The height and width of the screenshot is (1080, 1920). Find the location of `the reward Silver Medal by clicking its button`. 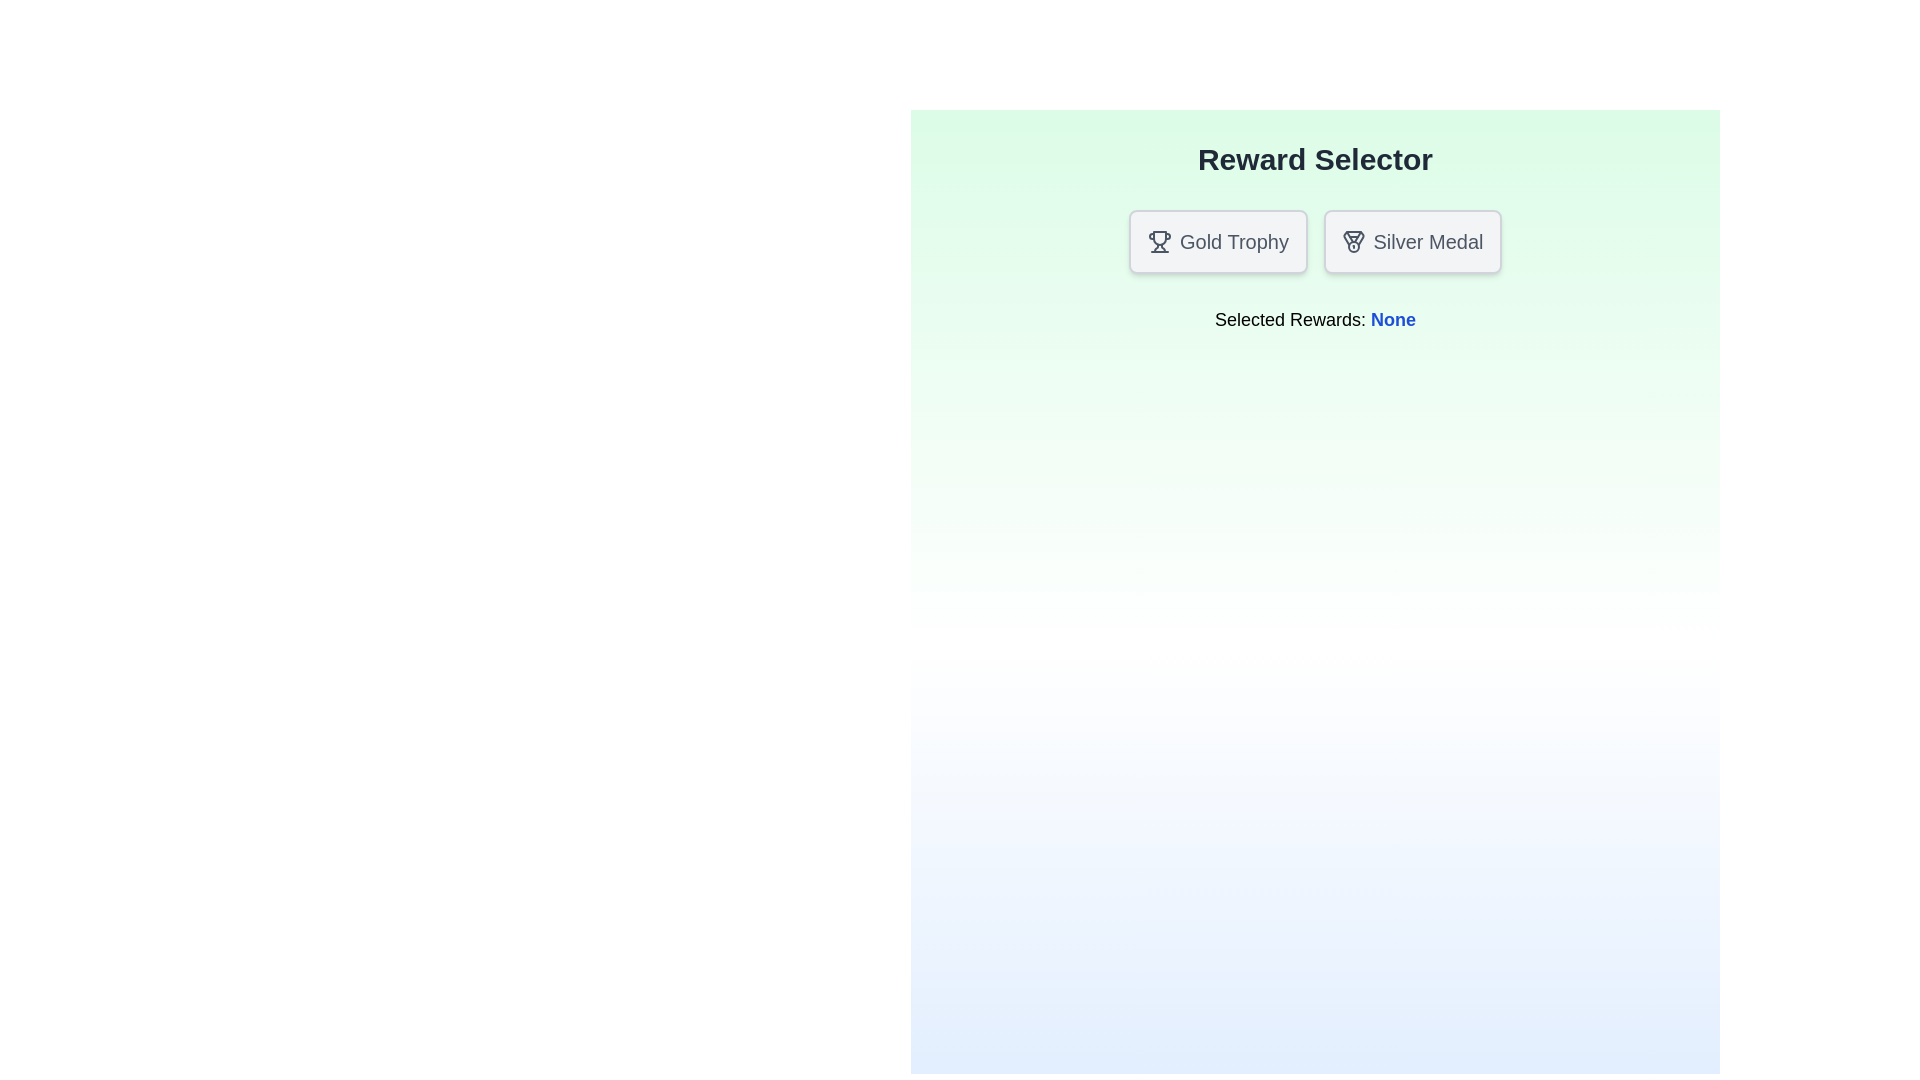

the reward Silver Medal by clicking its button is located at coordinates (1411, 241).